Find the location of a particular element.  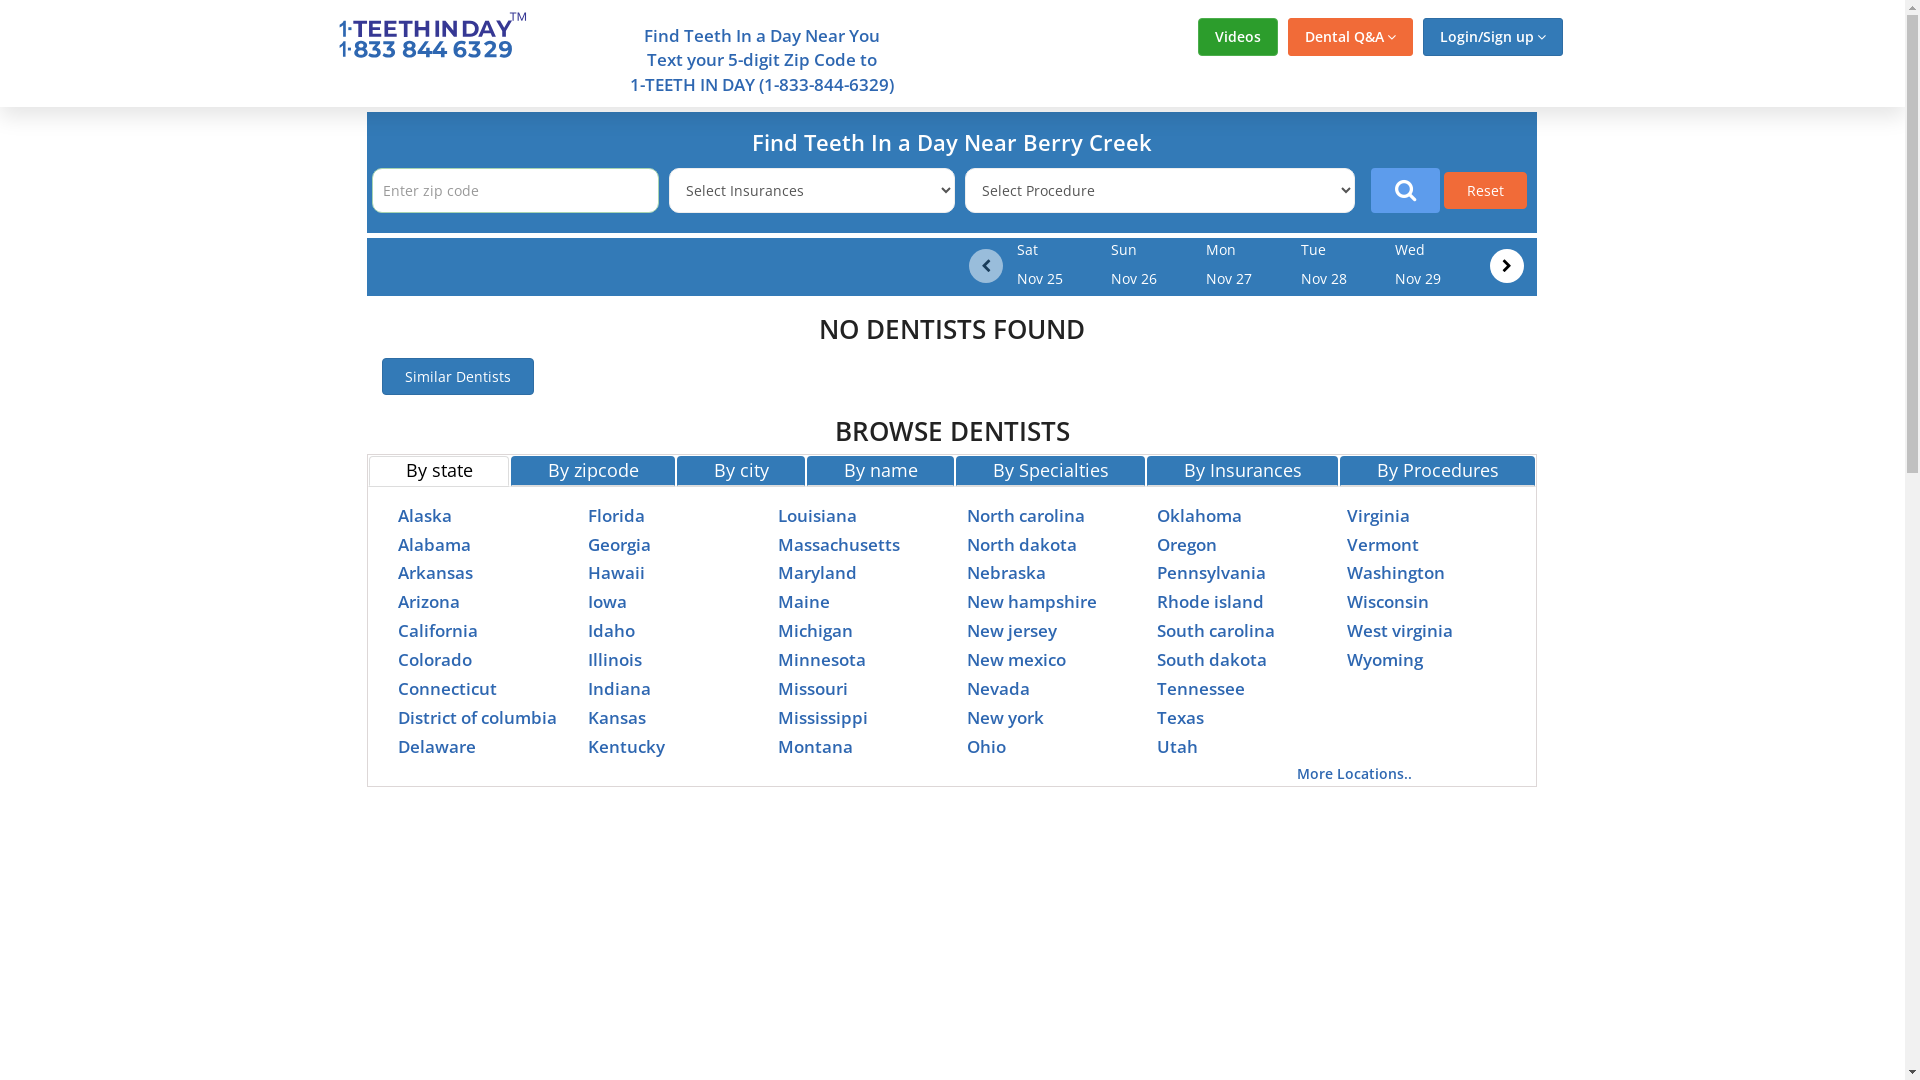

'Colorado' is located at coordinates (434, 659).